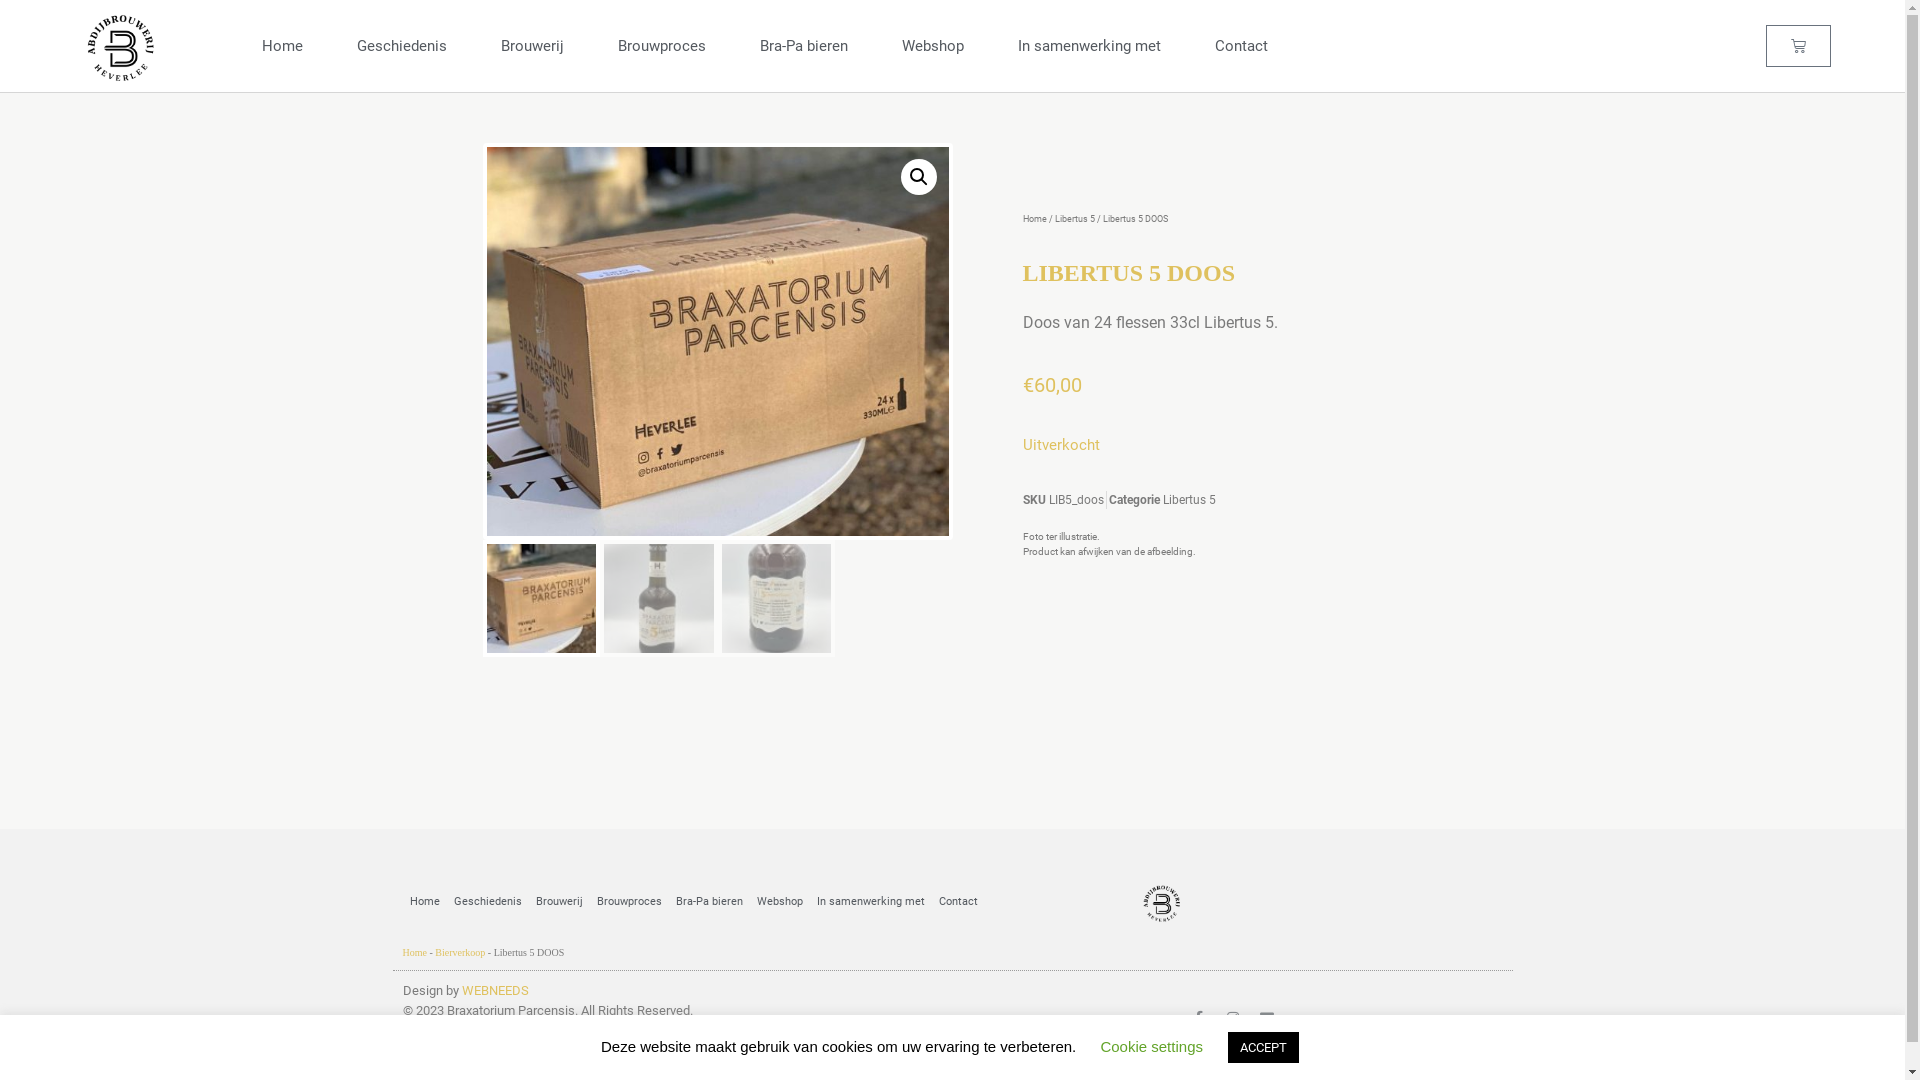 This screenshot has height=1080, width=1920. What do you see at coordinates (930, 902) in the screenshot?
I see `'Contact'` at bounding box center [930, 902].